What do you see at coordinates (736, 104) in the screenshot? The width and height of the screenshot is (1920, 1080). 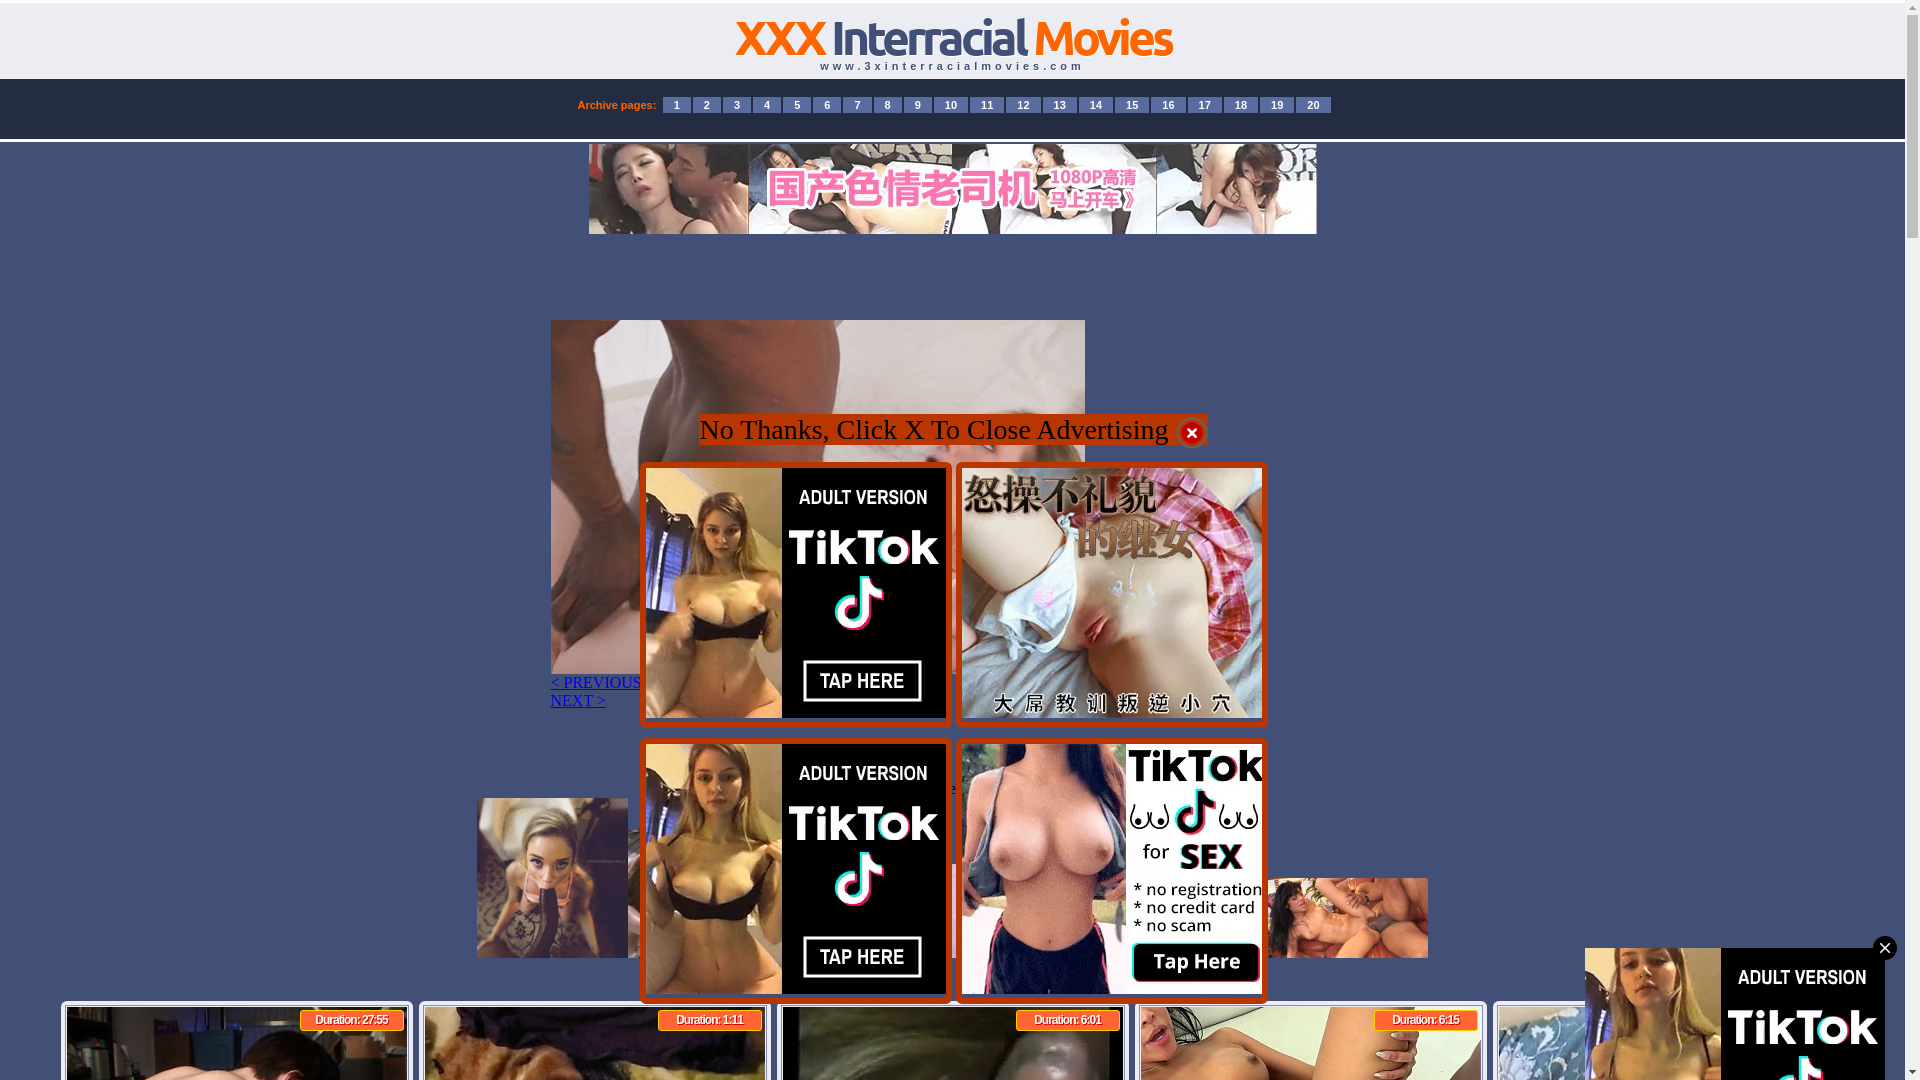 I see `'3'` at bounding box center [736, 104].